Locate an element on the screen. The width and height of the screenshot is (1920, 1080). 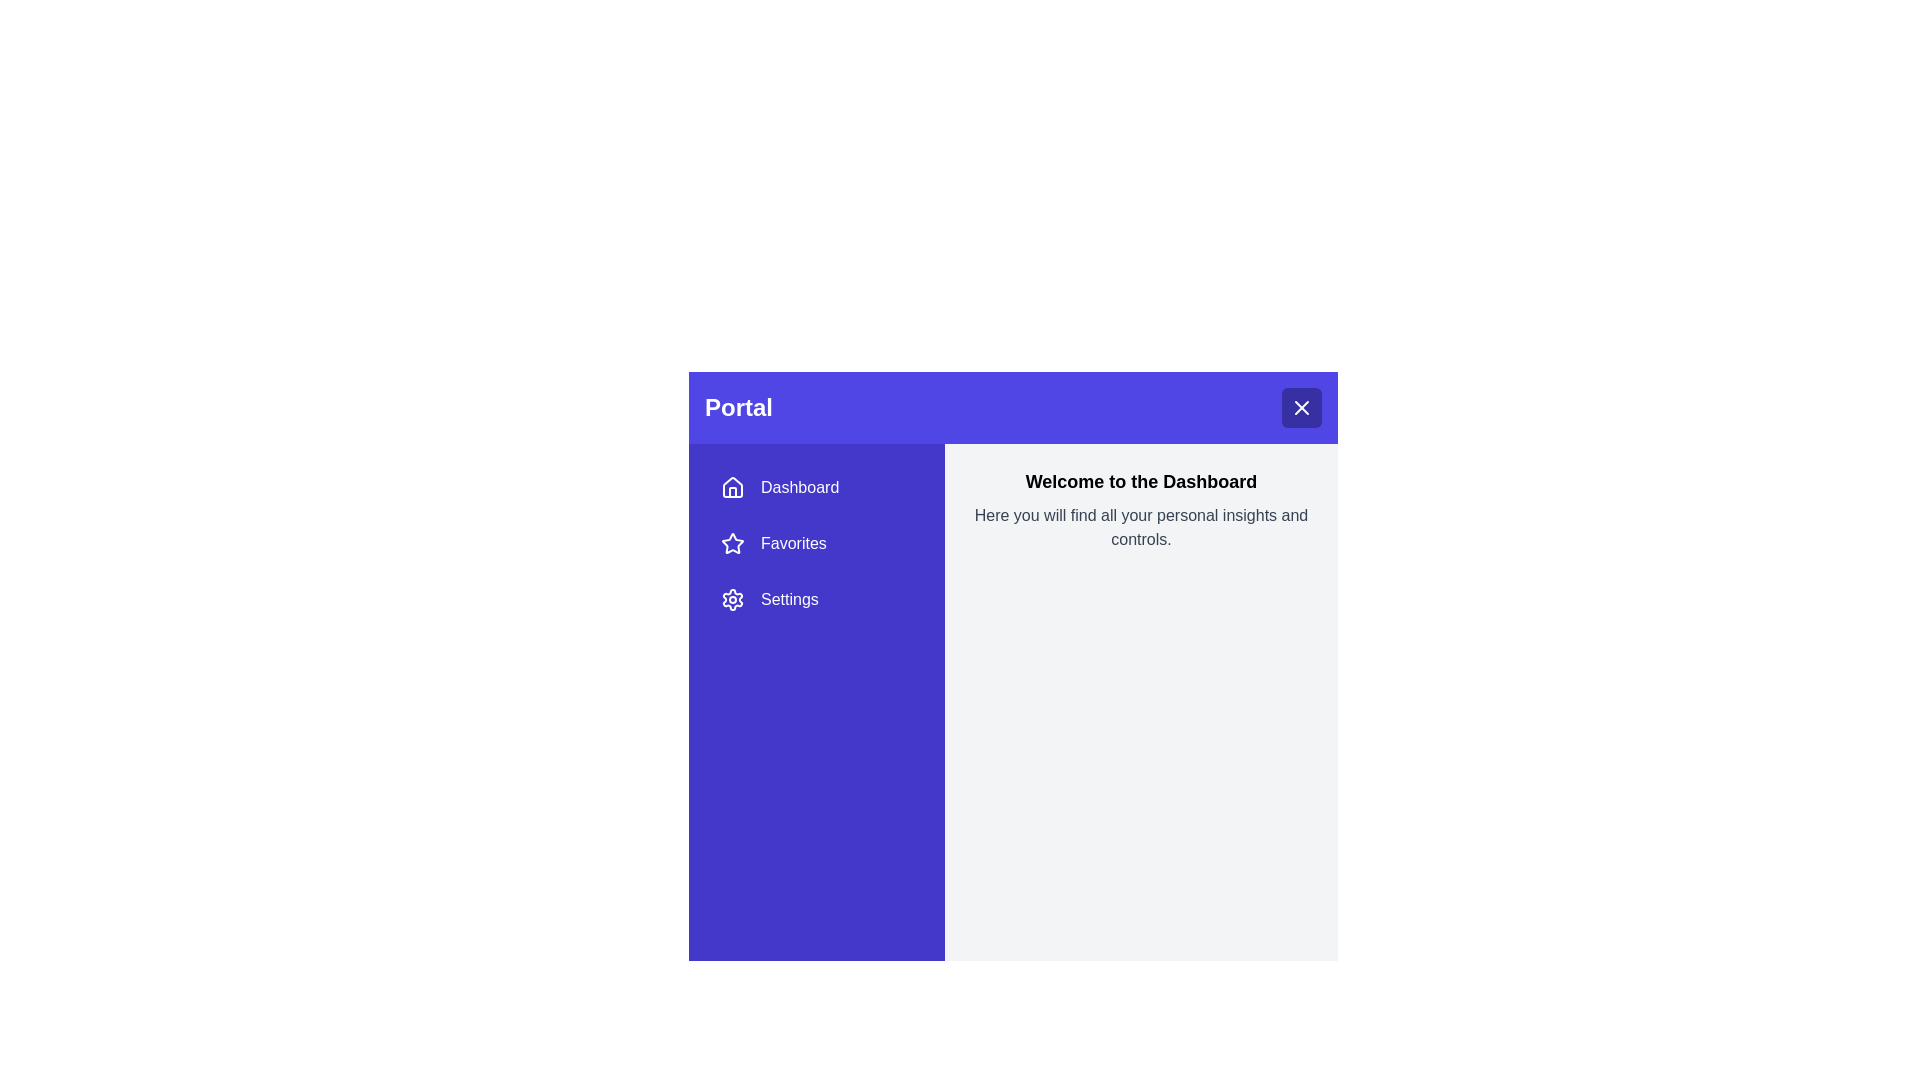
the text block styled in gray that contains the statement 'Here you will find all your personal insights and controls.' located below the heading 'Welcome to the Dashboard.' is located at coordinates (1141, 527).